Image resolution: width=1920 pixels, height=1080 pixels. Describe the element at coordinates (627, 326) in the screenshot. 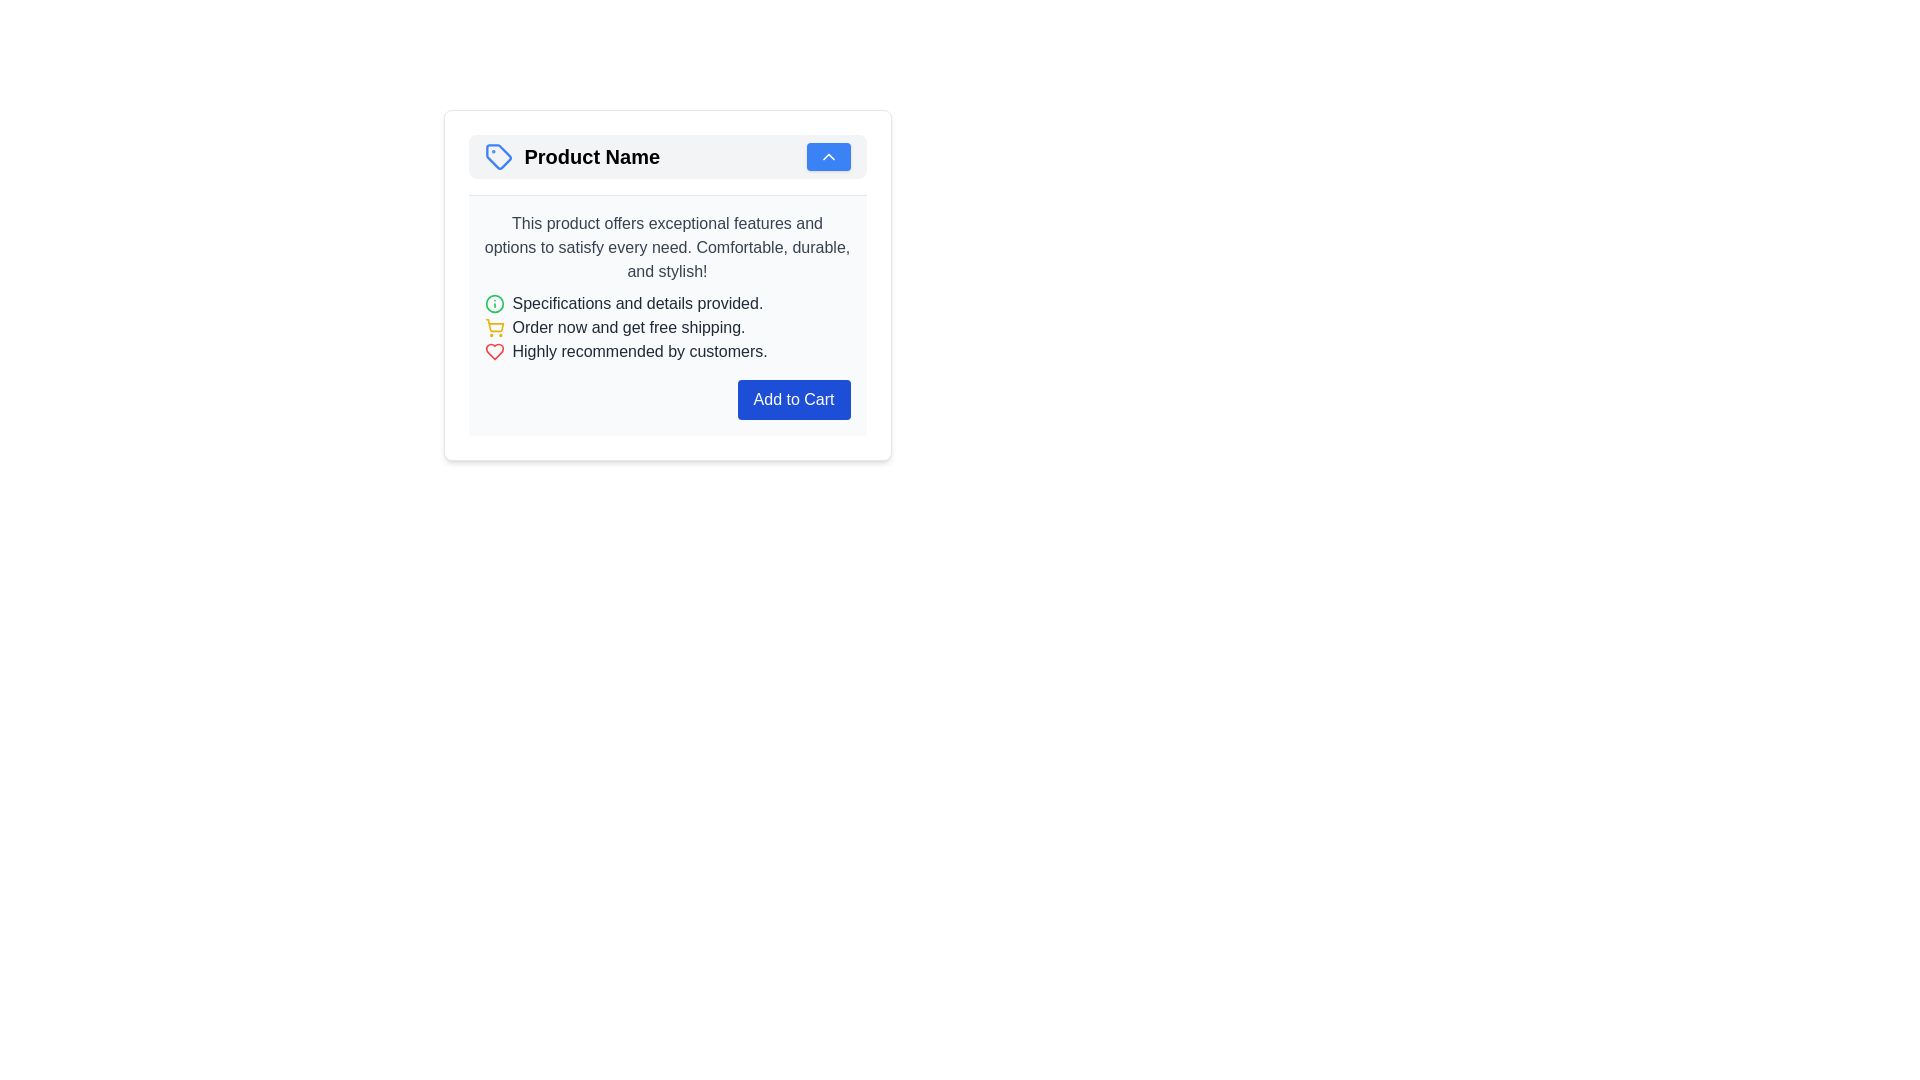

I see `the text 'Order now and get free shipping.' for copying, which is styled in a readable font and positioned under the product description section, between a green informational item and a red heart recommendation text` at that location.